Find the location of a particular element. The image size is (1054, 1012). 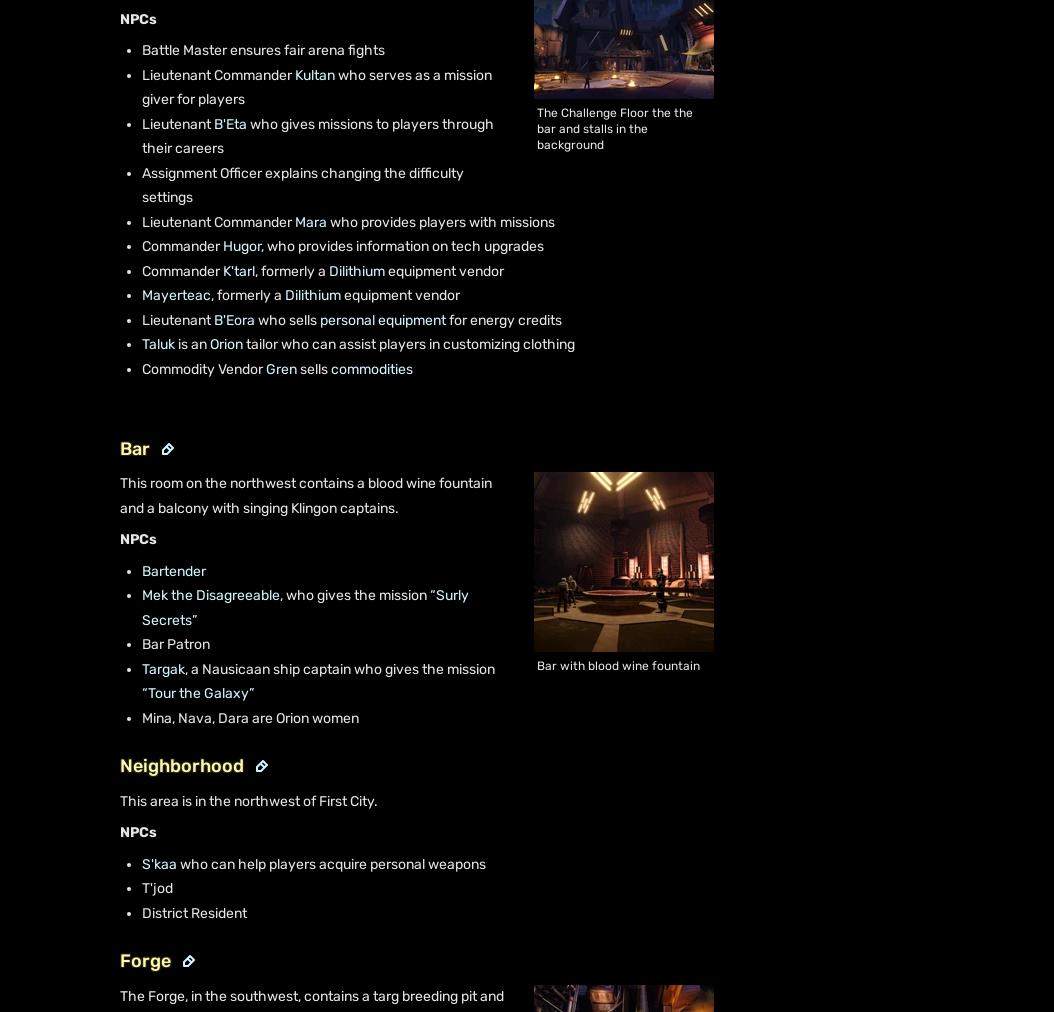

'Media Kit' is located at coordinates (112, 260).